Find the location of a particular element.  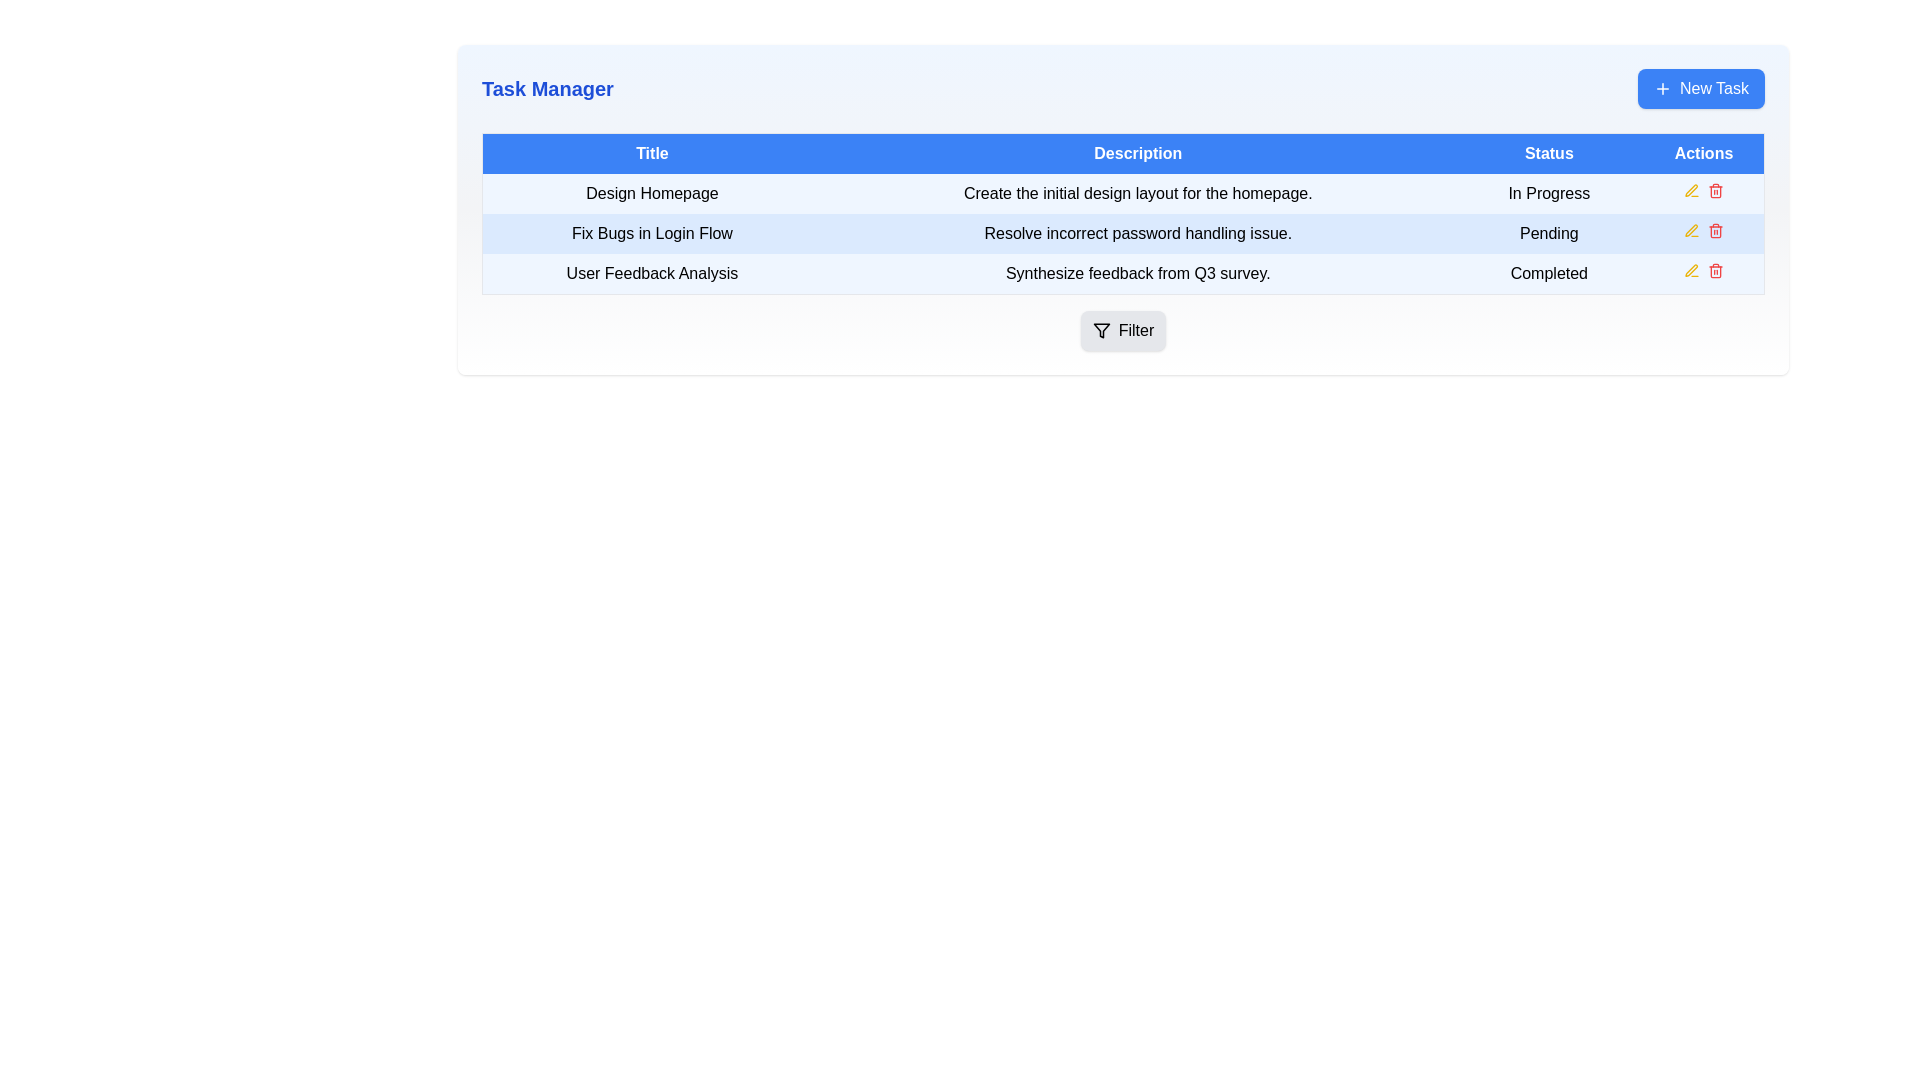

the edit icon in the Actions column of the task table for the task 'Fix Bugs in Login Flow' is located at coordinates (1690, 190).